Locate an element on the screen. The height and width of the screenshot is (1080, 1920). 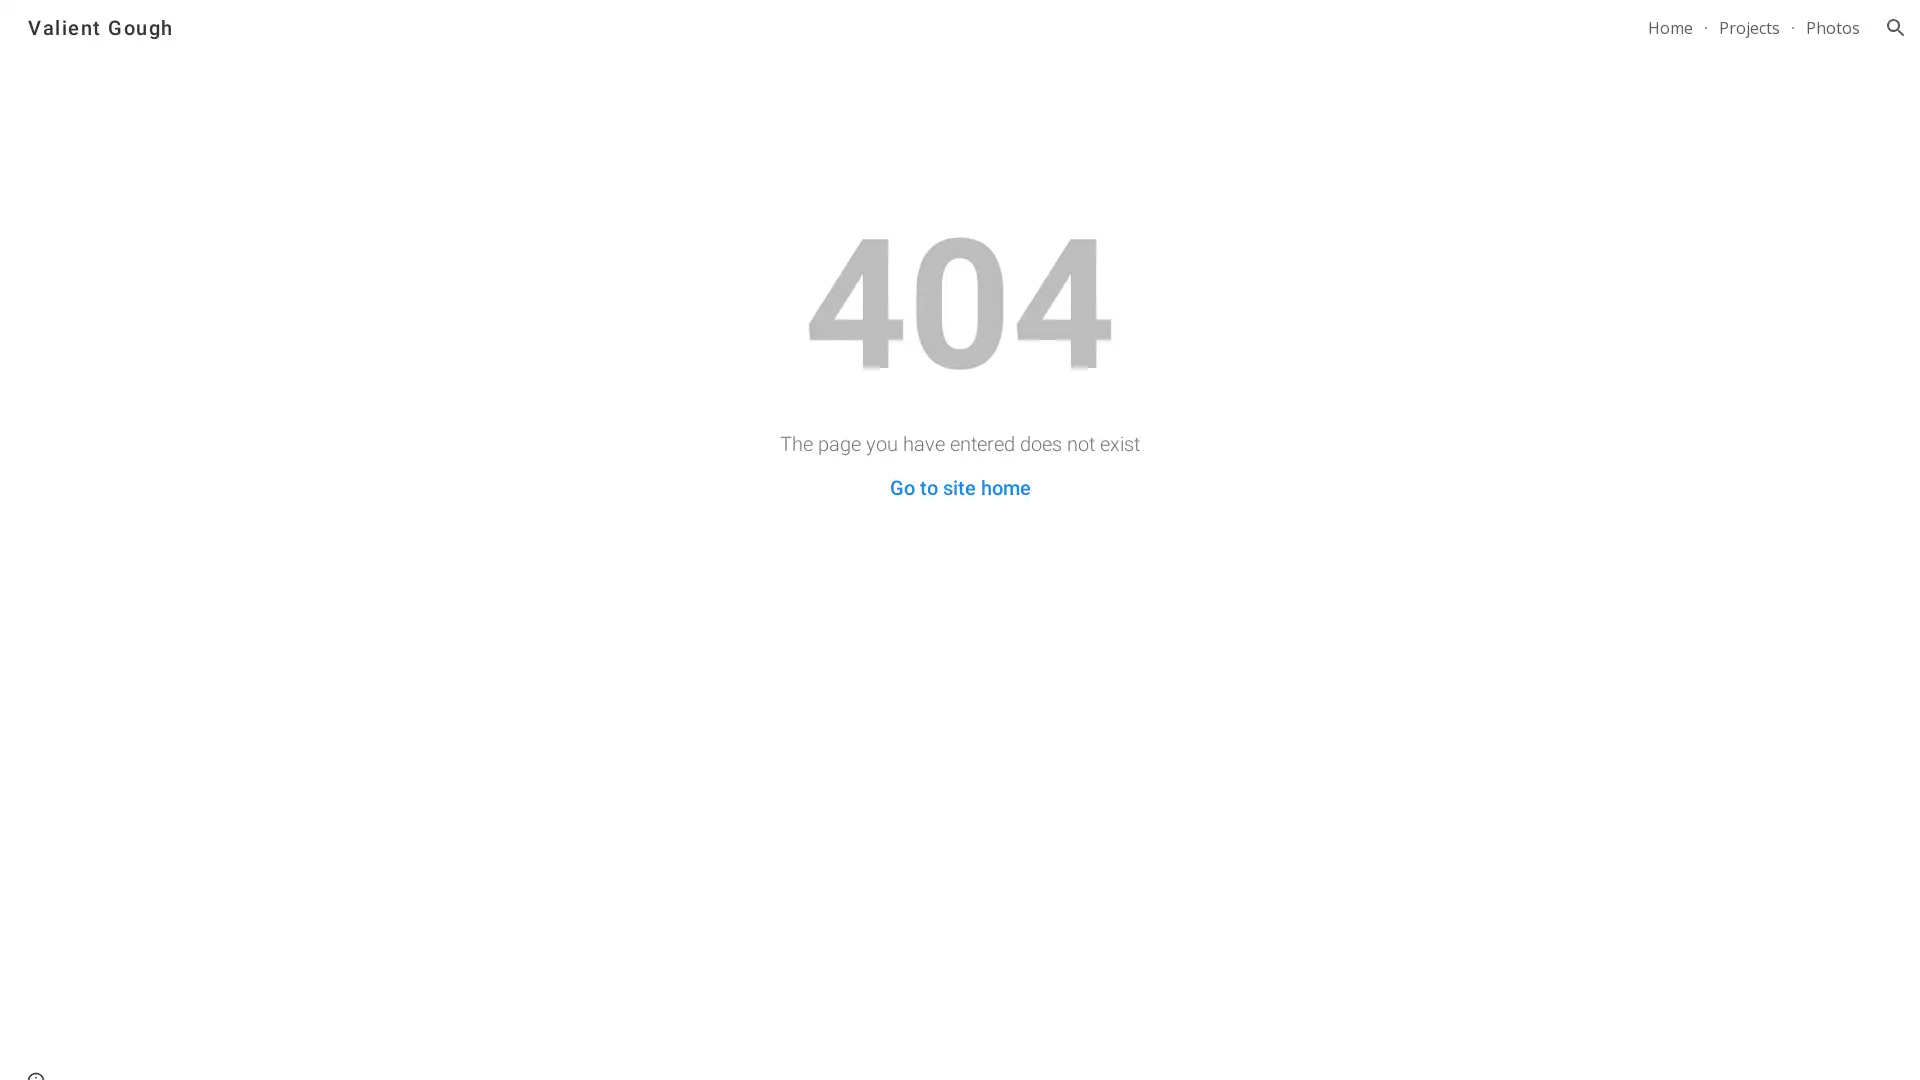
Report abuse is located at coordinates (240, 1044).